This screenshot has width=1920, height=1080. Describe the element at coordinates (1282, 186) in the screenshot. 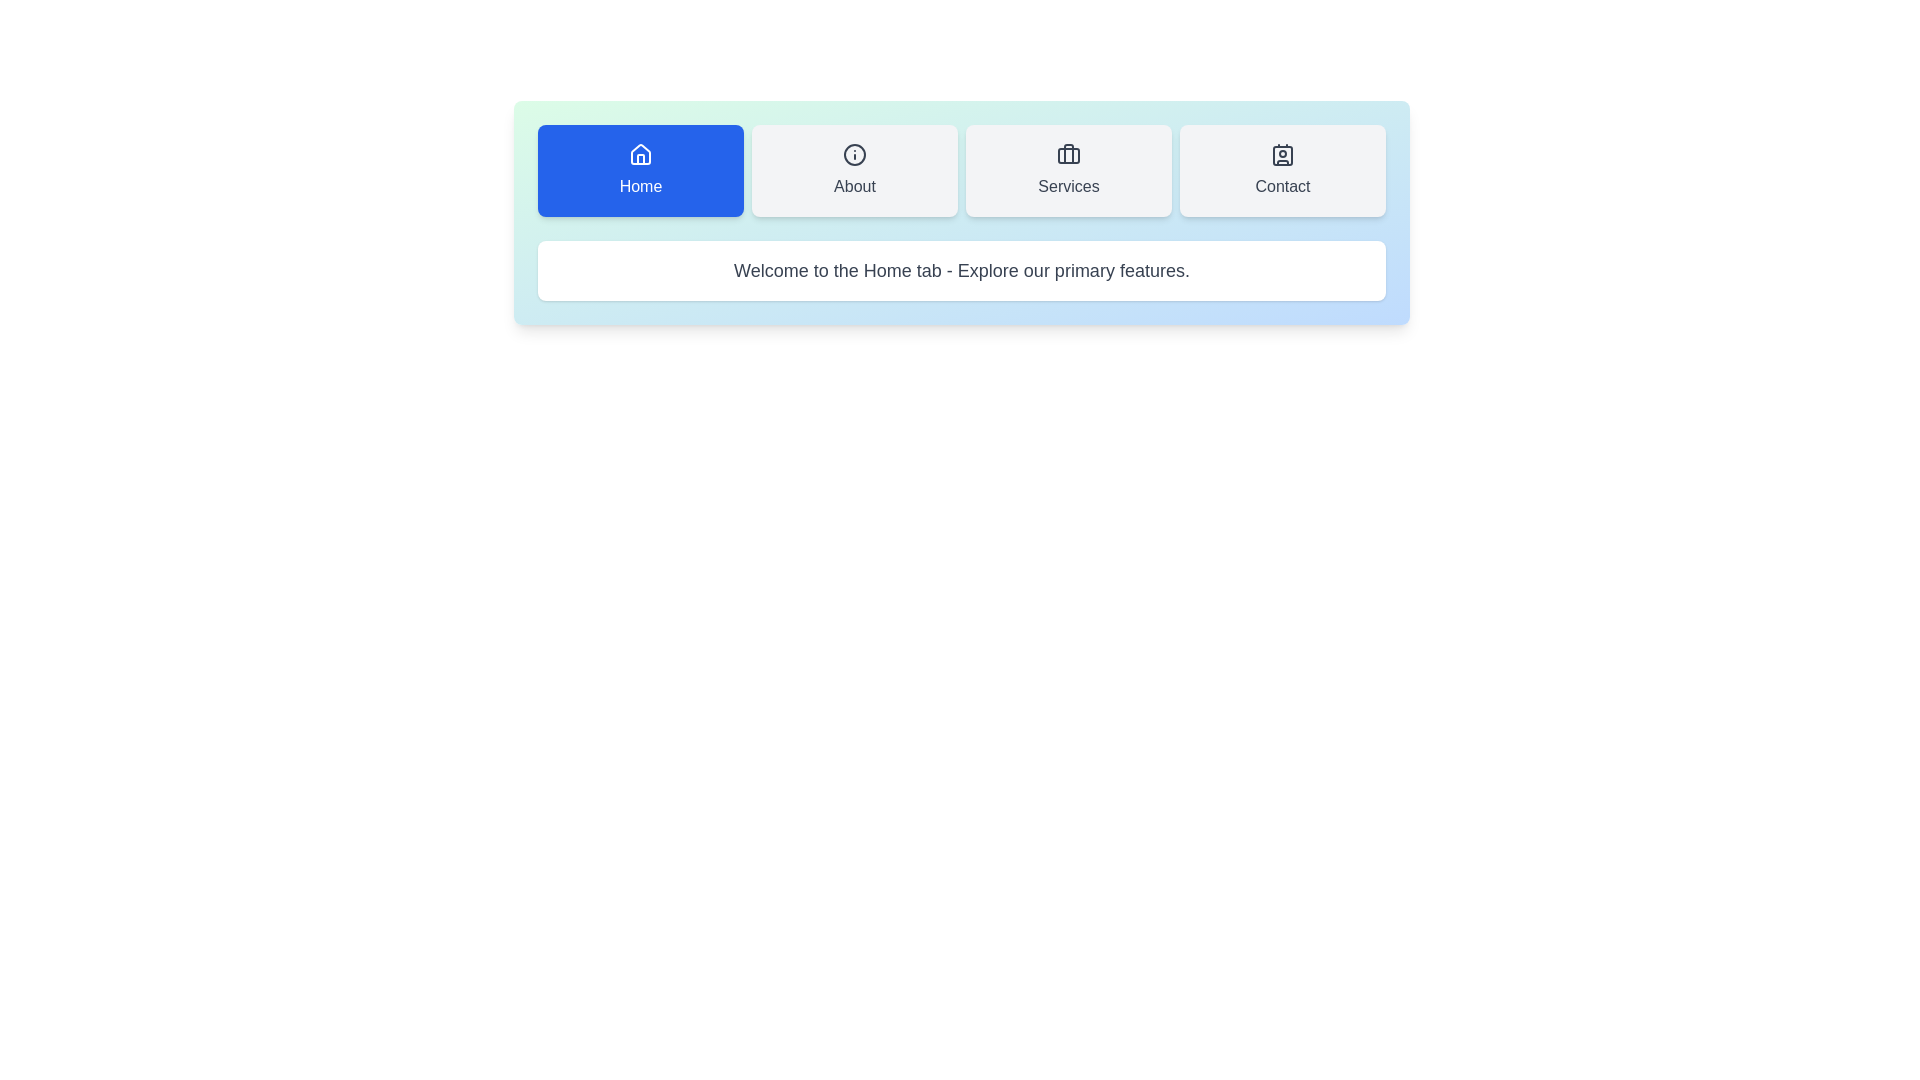

I see `the 'Contact' text label that identifies the navigational option within the card-like layout` at that location.